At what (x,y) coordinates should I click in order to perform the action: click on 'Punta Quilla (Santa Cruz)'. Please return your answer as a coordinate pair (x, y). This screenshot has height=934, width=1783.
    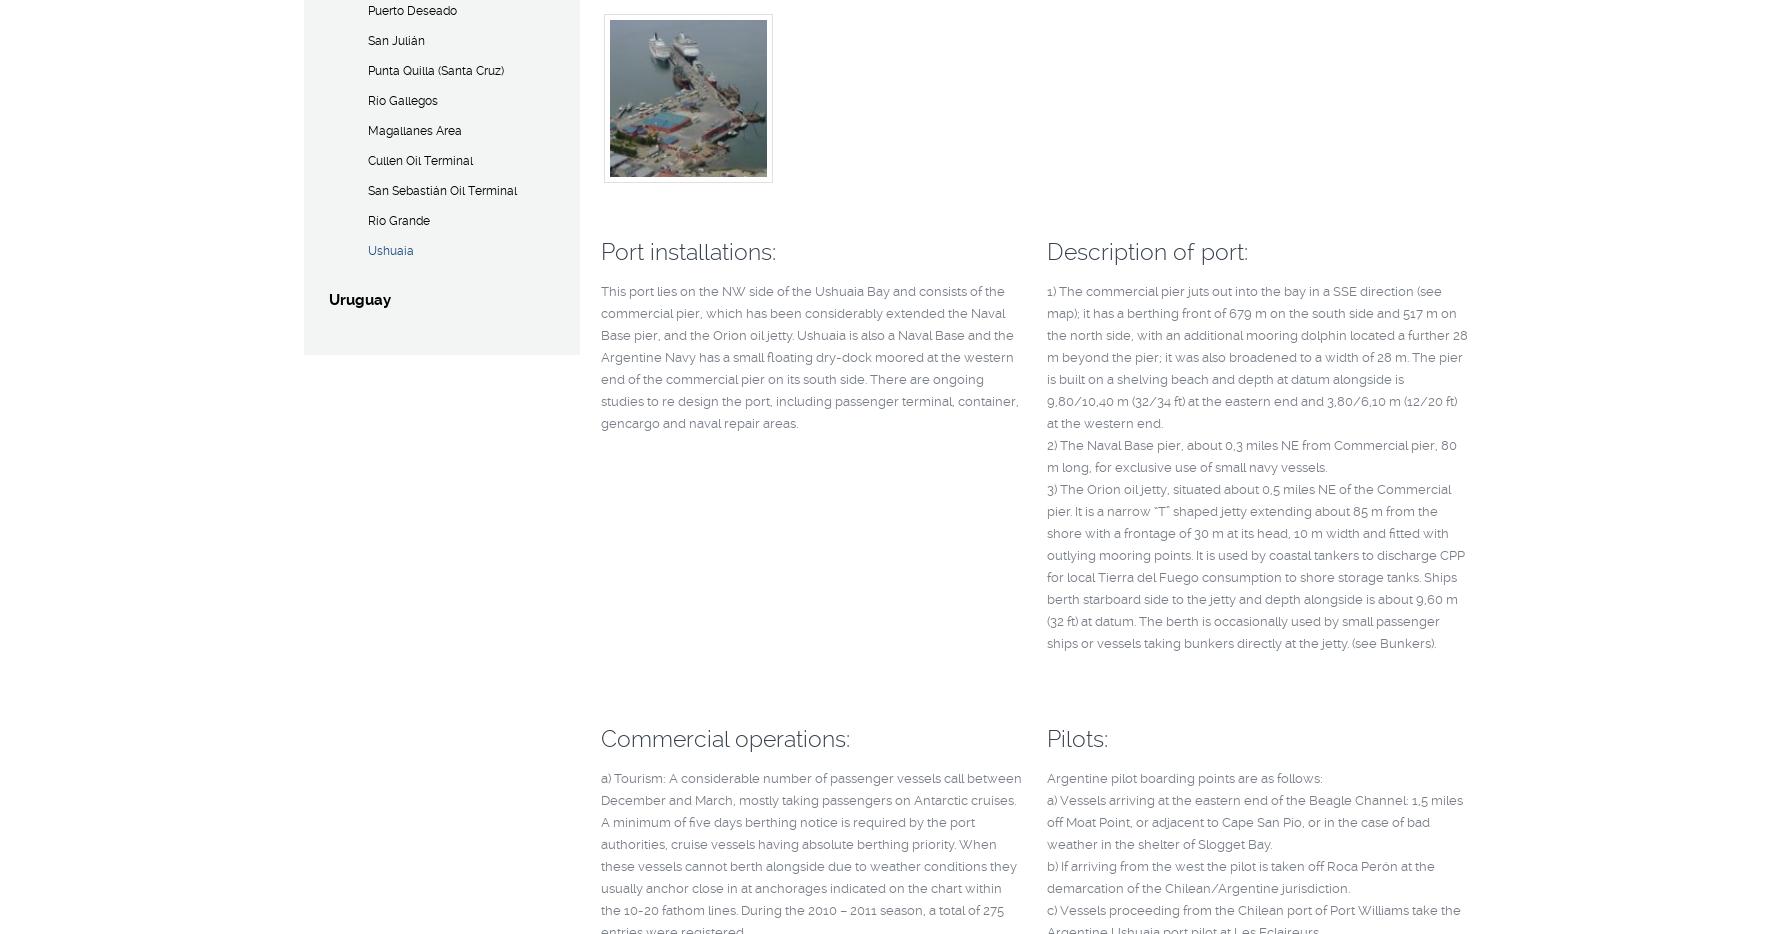
    Looking at the image, I should click on (435, 70).